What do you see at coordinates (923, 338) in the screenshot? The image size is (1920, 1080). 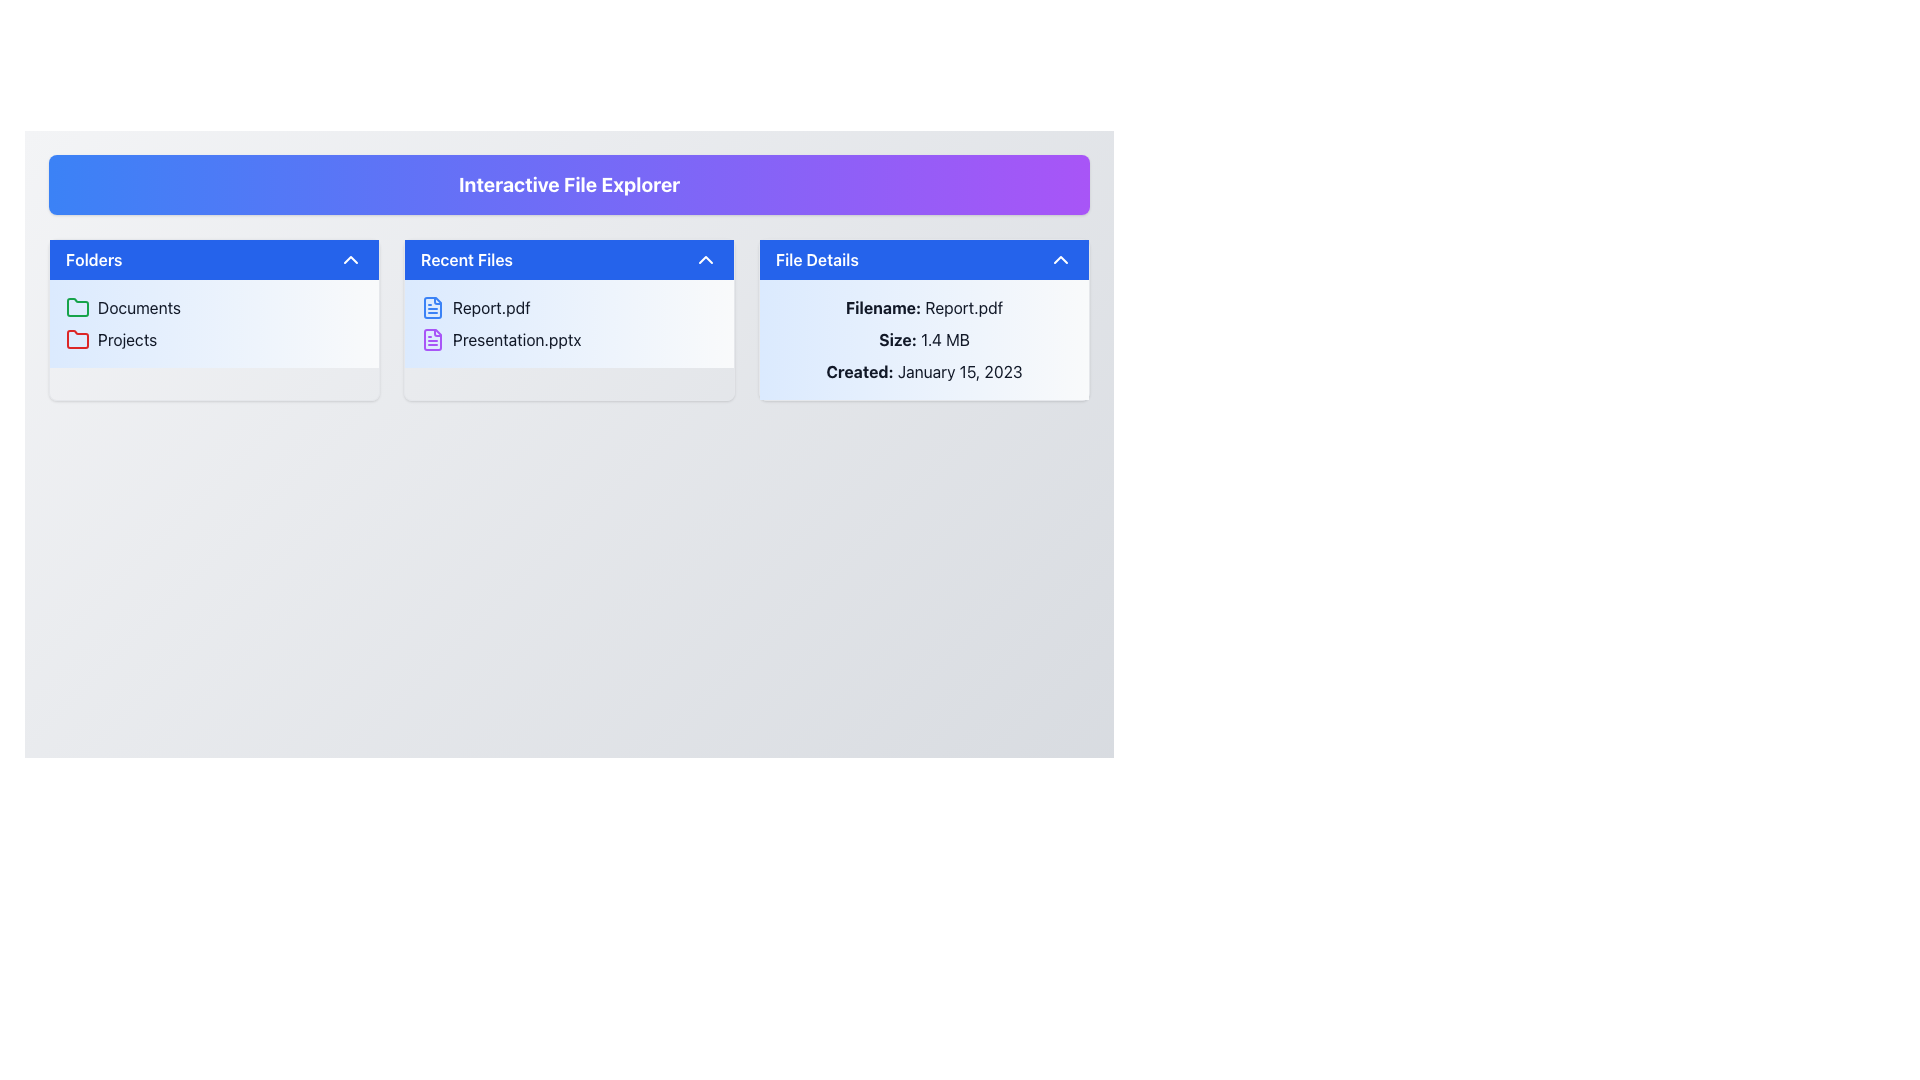 I see `the text display area that shows detailed information about a file, including 'Report.pdf', '1.4 MB', and 'January 15, 2023', located in the 'File Details' section` at bounding box center [923, 338].